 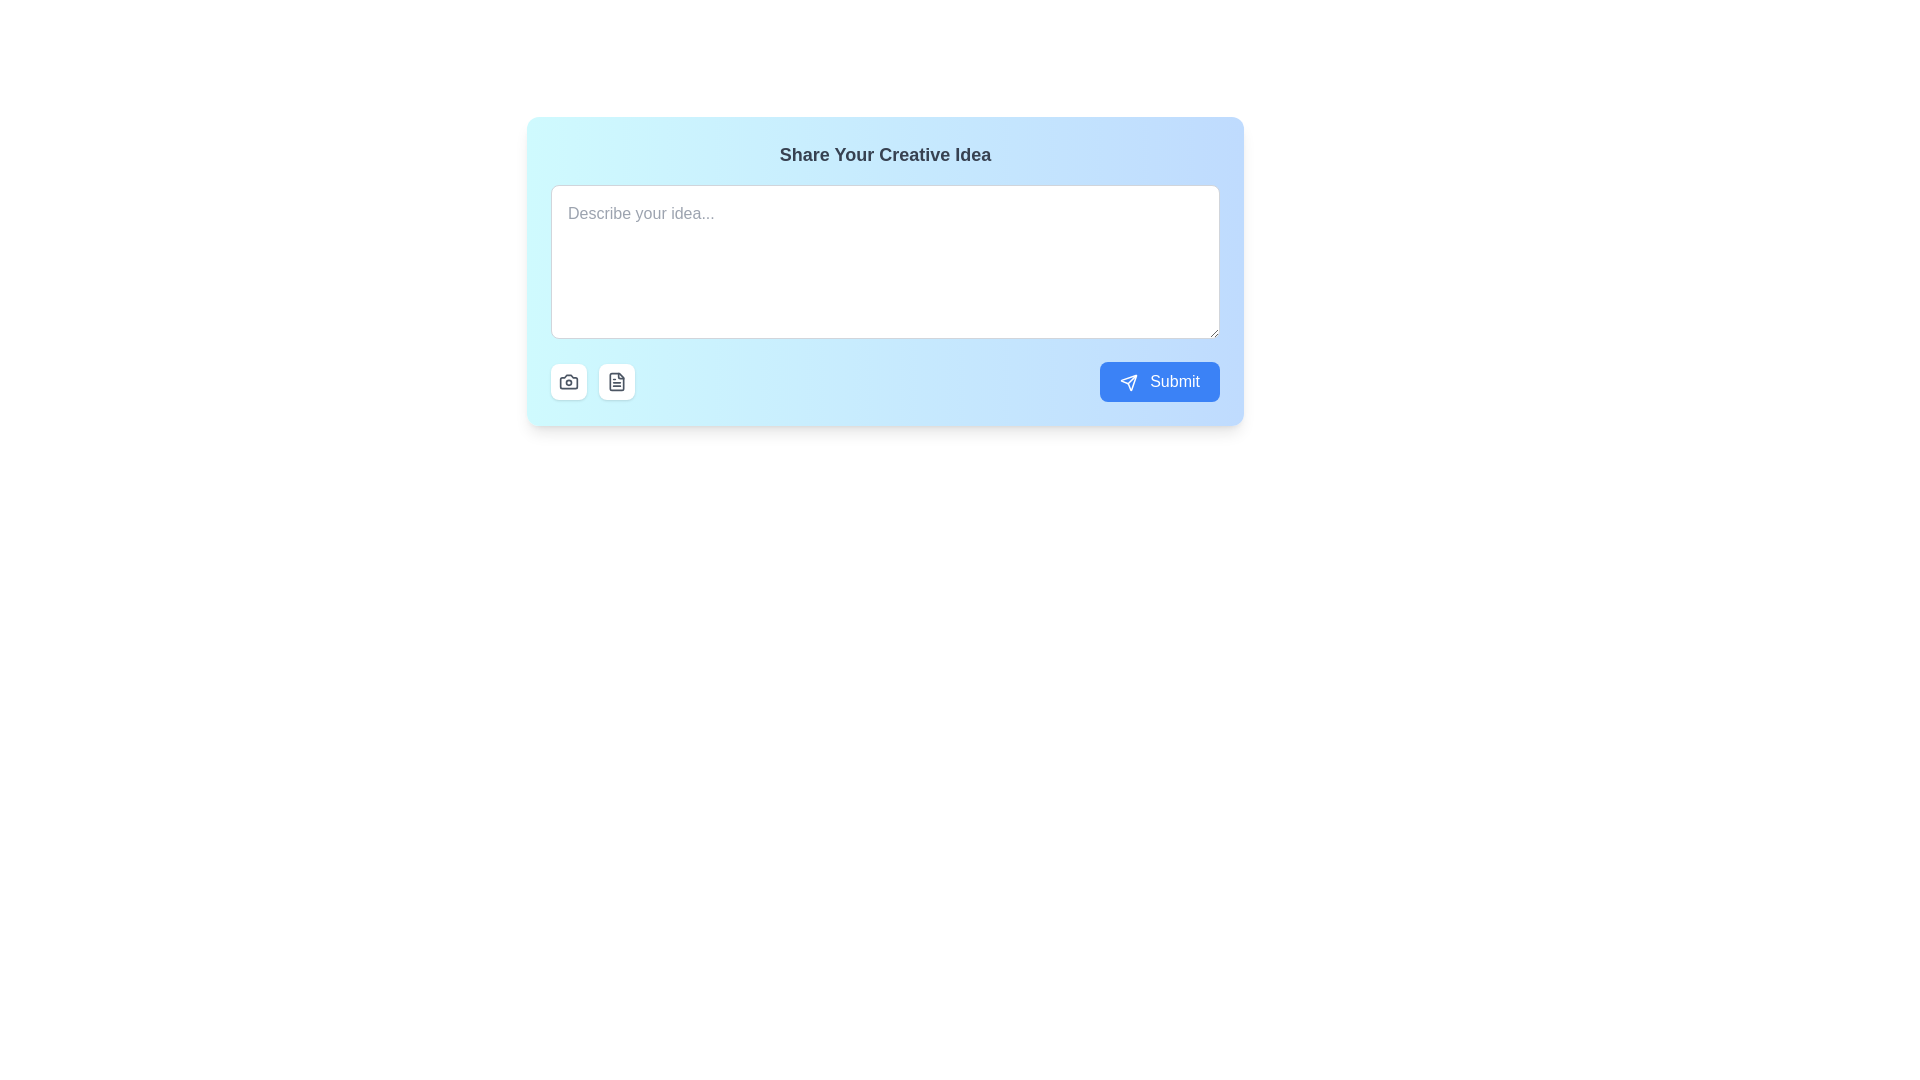 I want to click on the button that handles text or document files, located directly below the input field and to the right of the camera icon, so click(x=616, y=381).